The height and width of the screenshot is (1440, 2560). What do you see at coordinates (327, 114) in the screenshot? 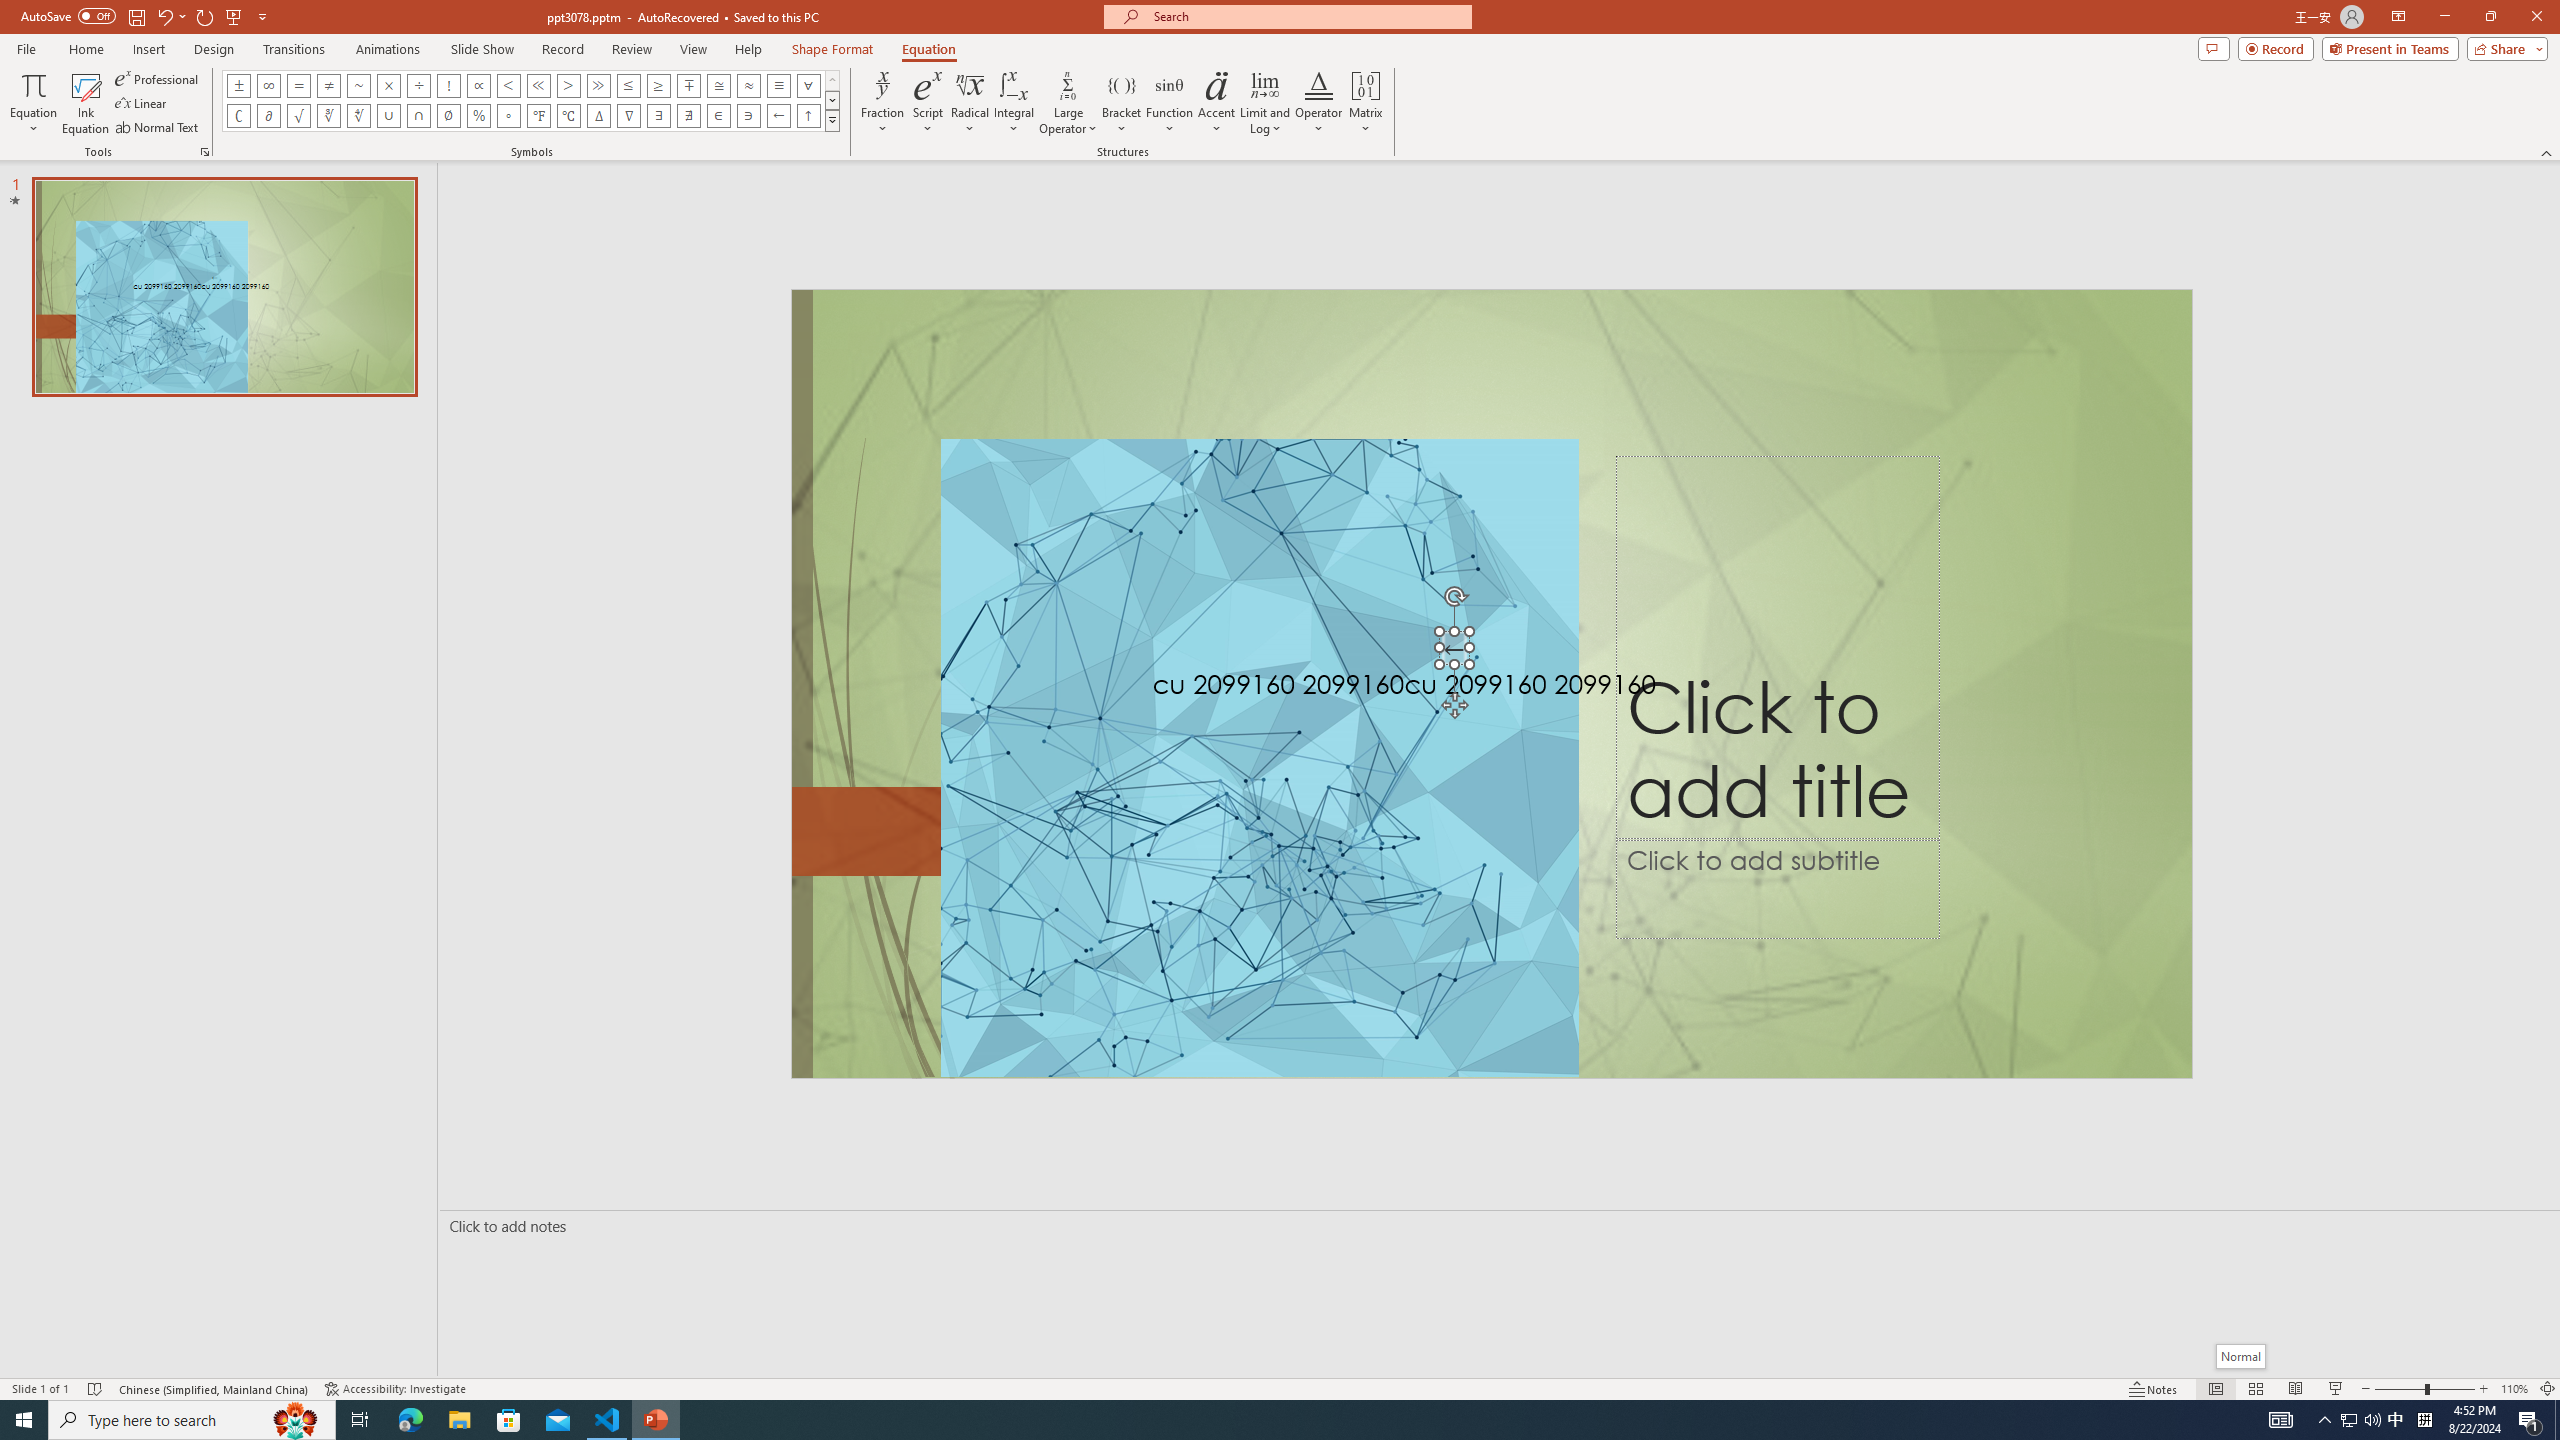
I see `'Equation Symbol Cube Root'` at bounding box center [327, 114].